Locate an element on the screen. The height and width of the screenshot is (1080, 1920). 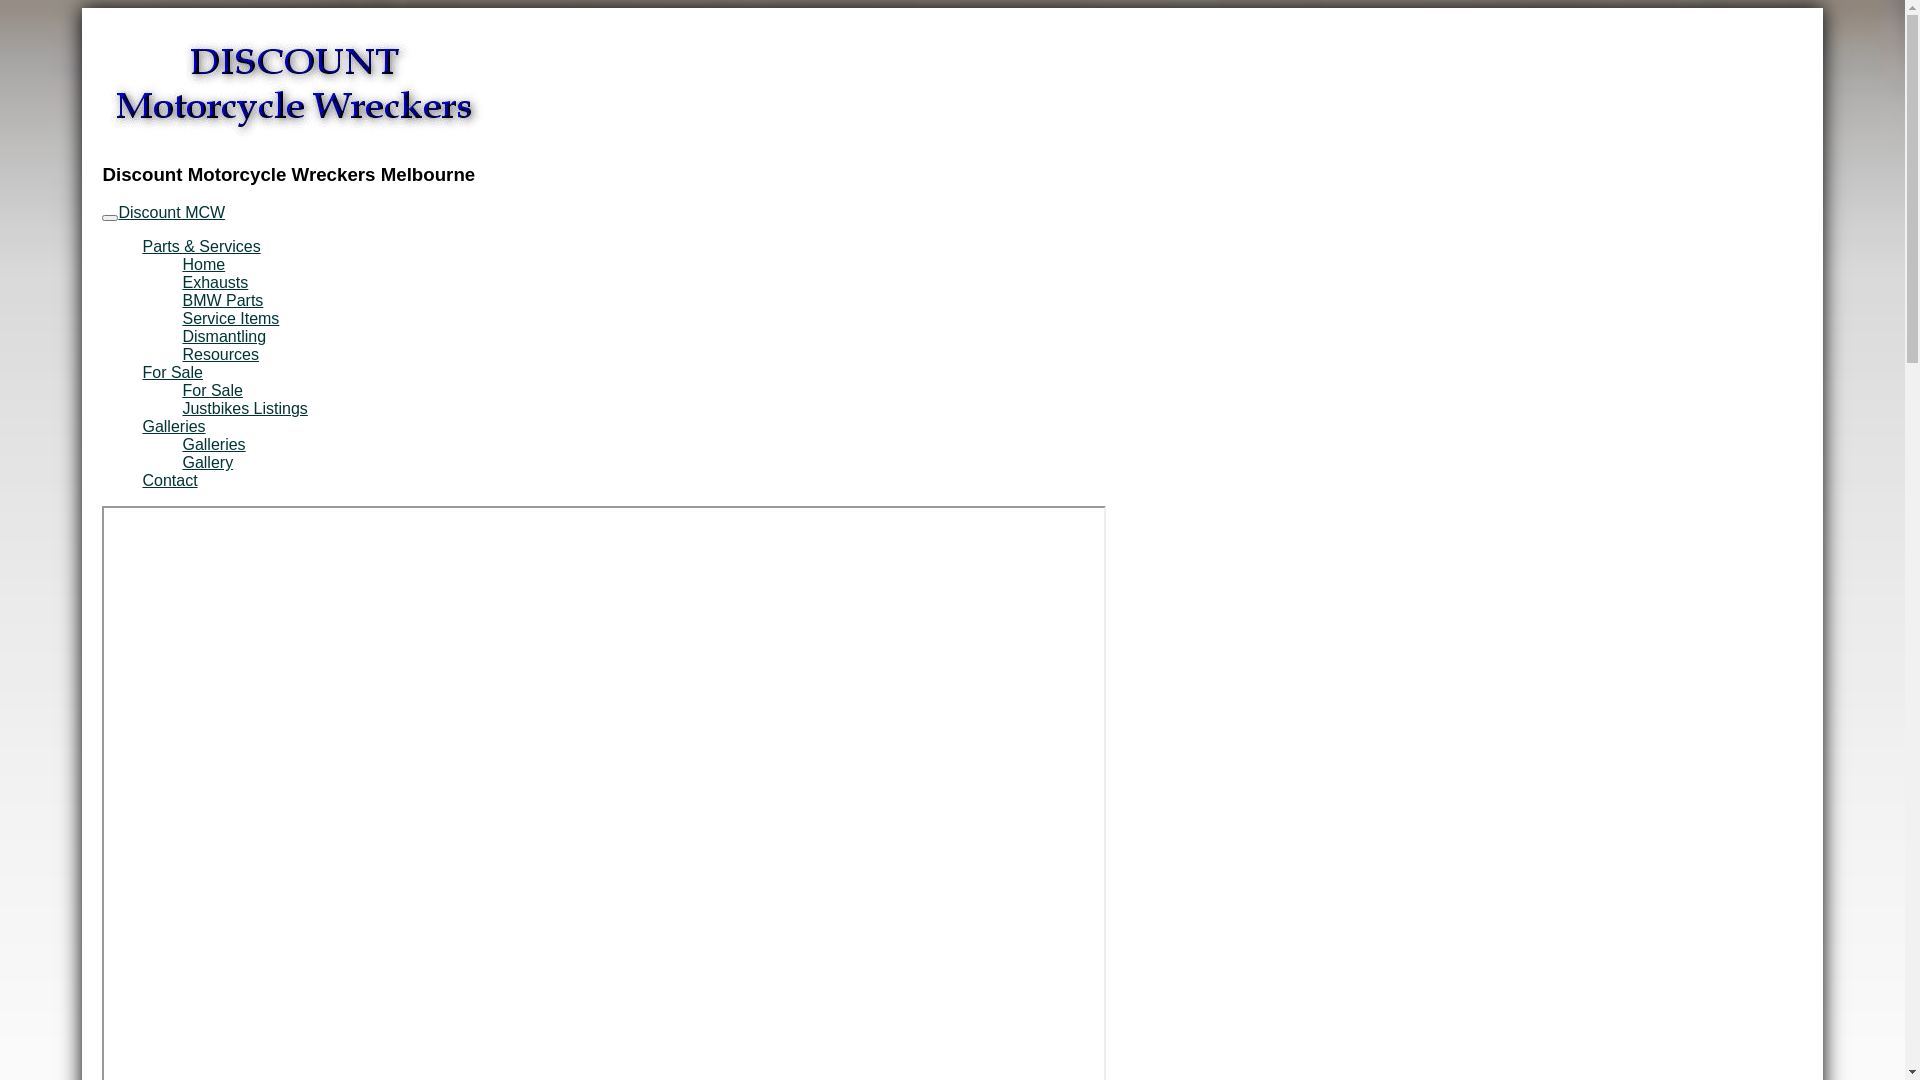
'Discount MCW' is located at coordinates (171, 212).